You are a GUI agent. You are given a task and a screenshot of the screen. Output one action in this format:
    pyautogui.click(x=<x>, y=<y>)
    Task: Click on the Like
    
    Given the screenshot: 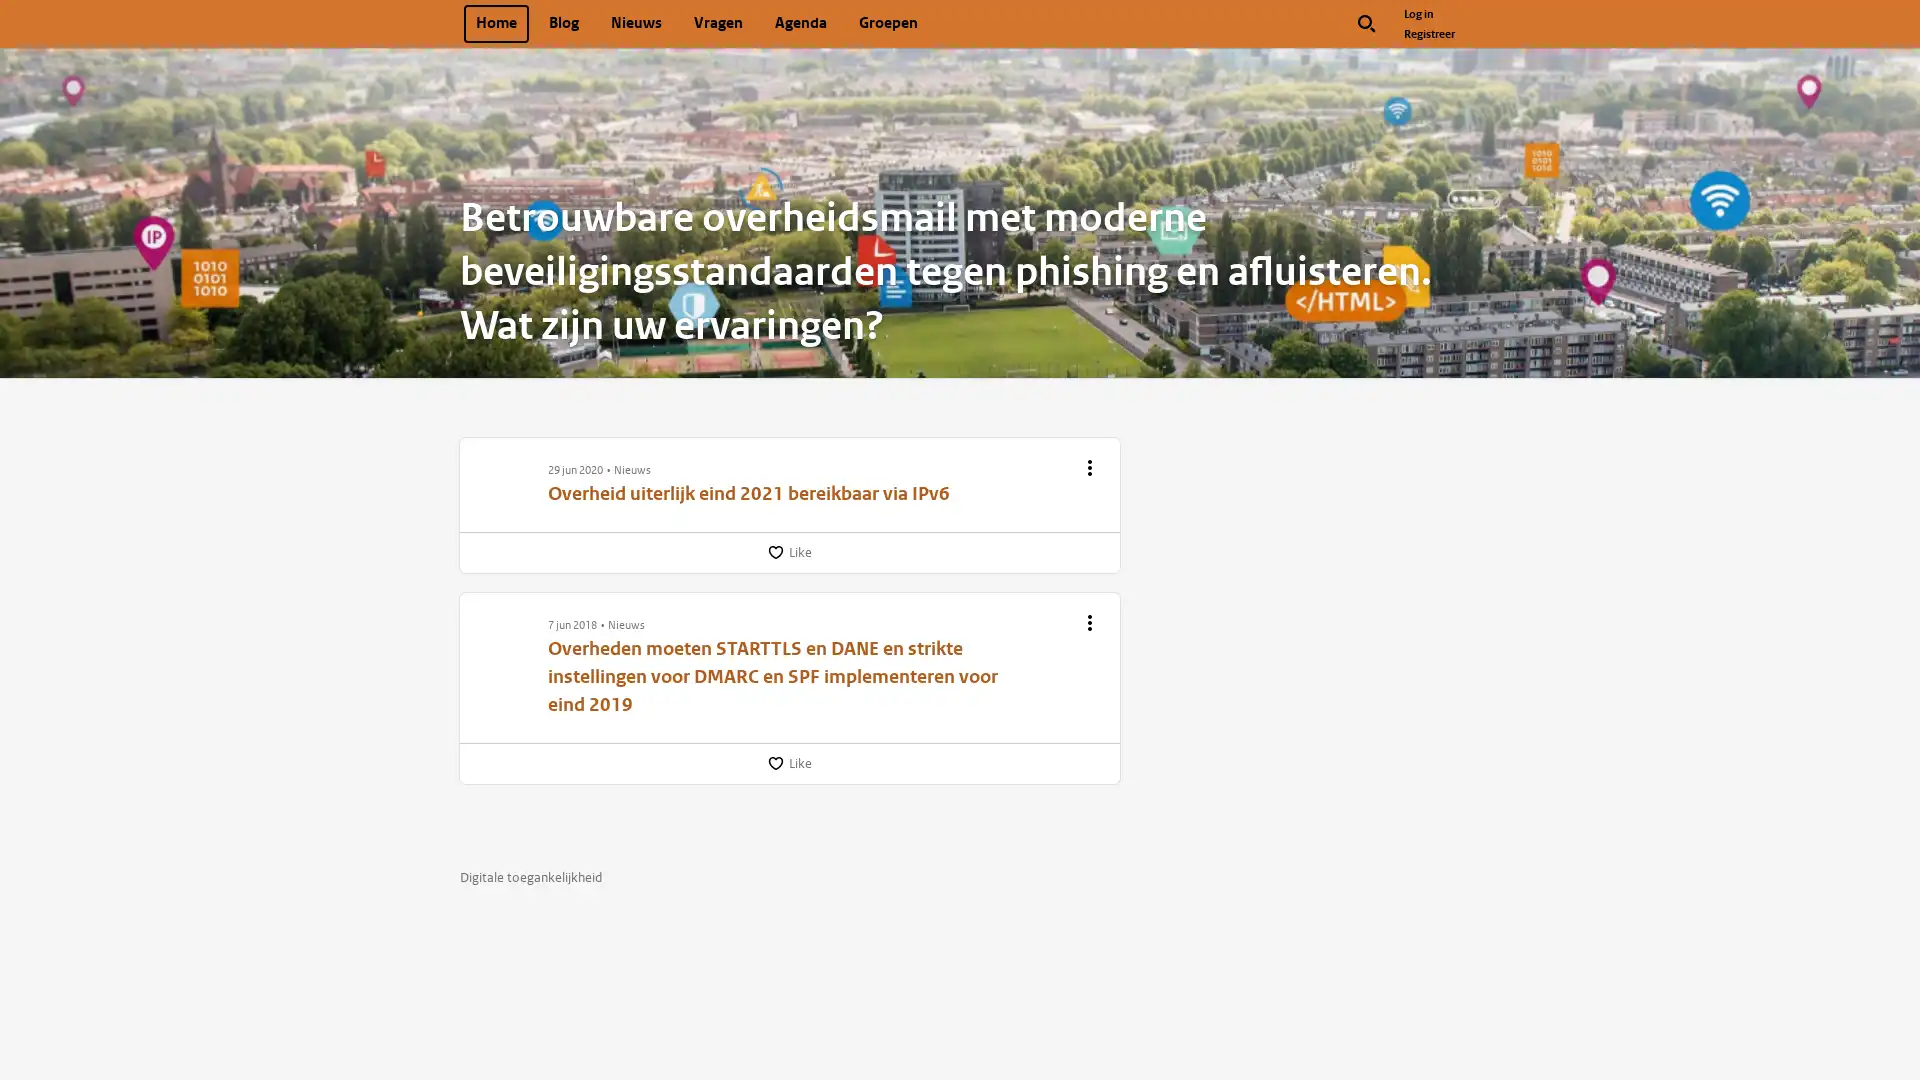 What is the action you would take?
    pyautogui.click(x=789, y=552)
    